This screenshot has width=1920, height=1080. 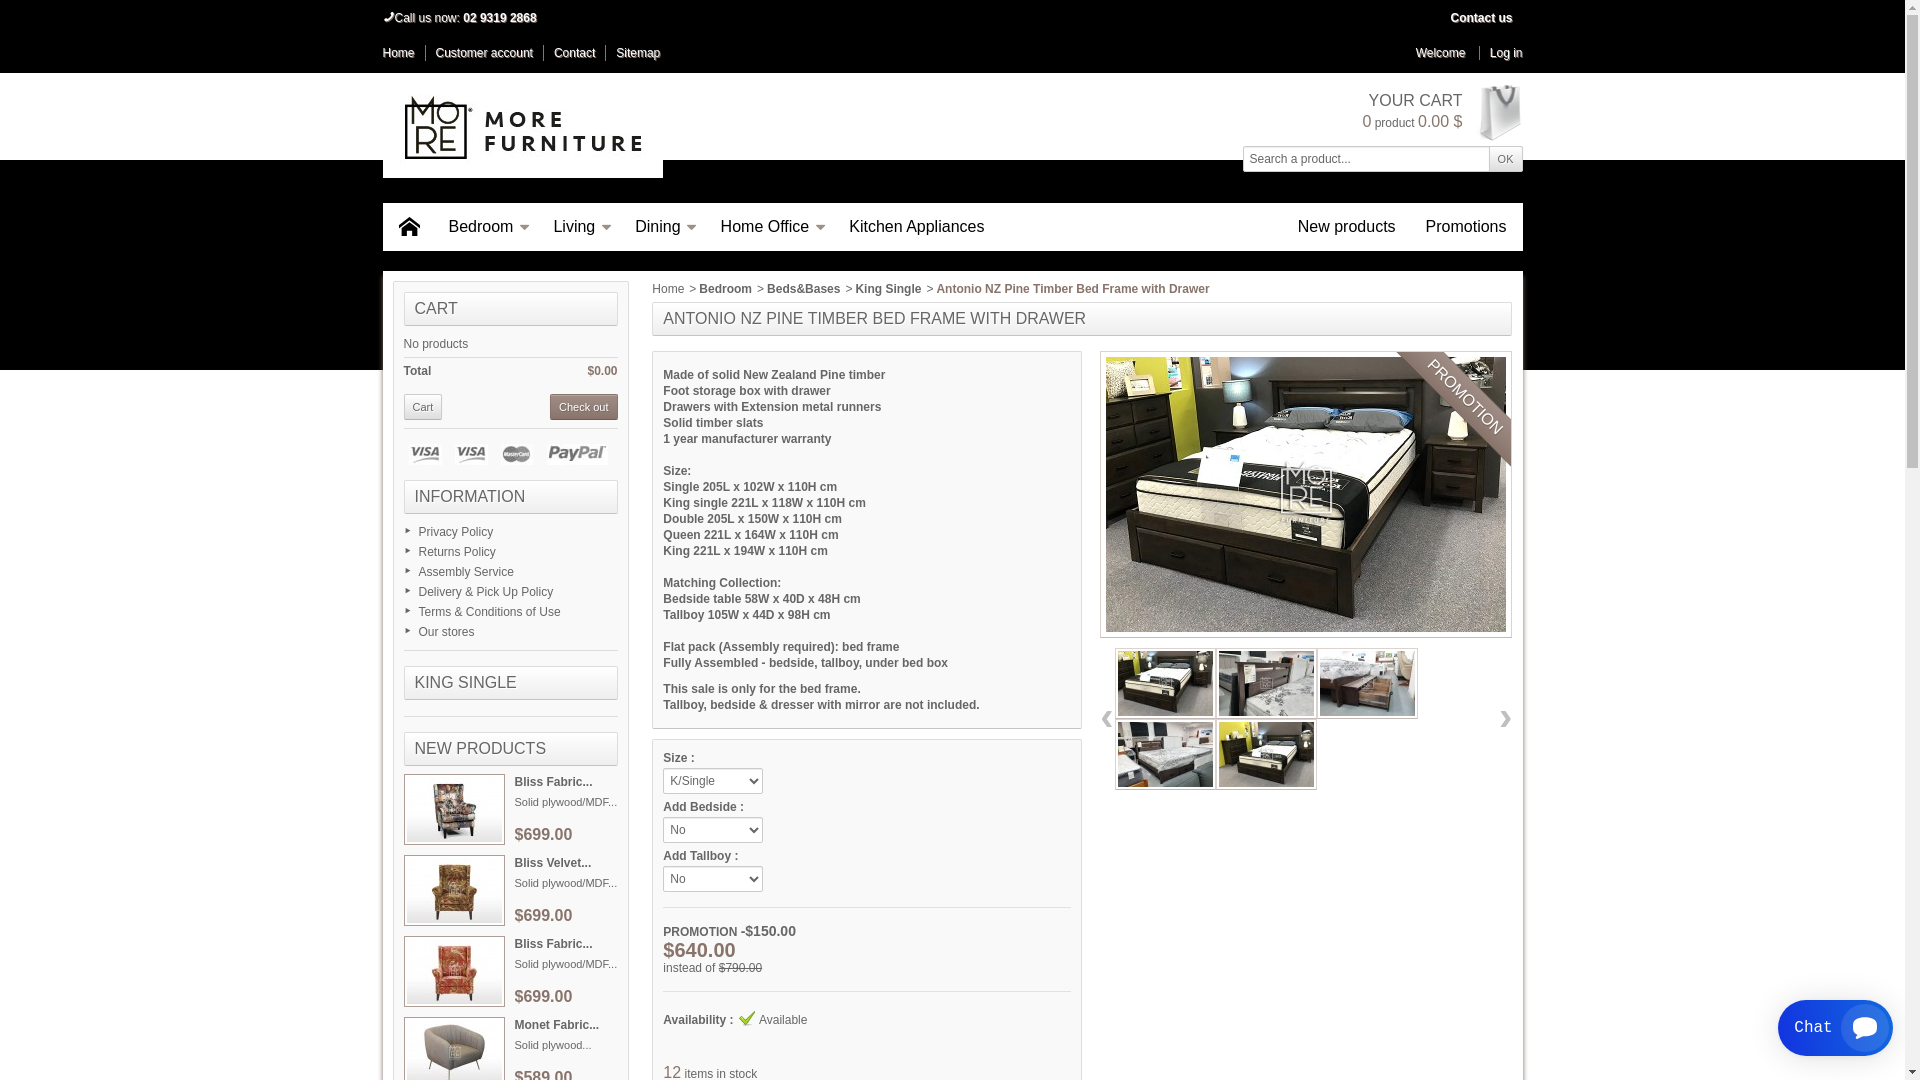 I want to click on 'Contact', so click(x=573, y=52).